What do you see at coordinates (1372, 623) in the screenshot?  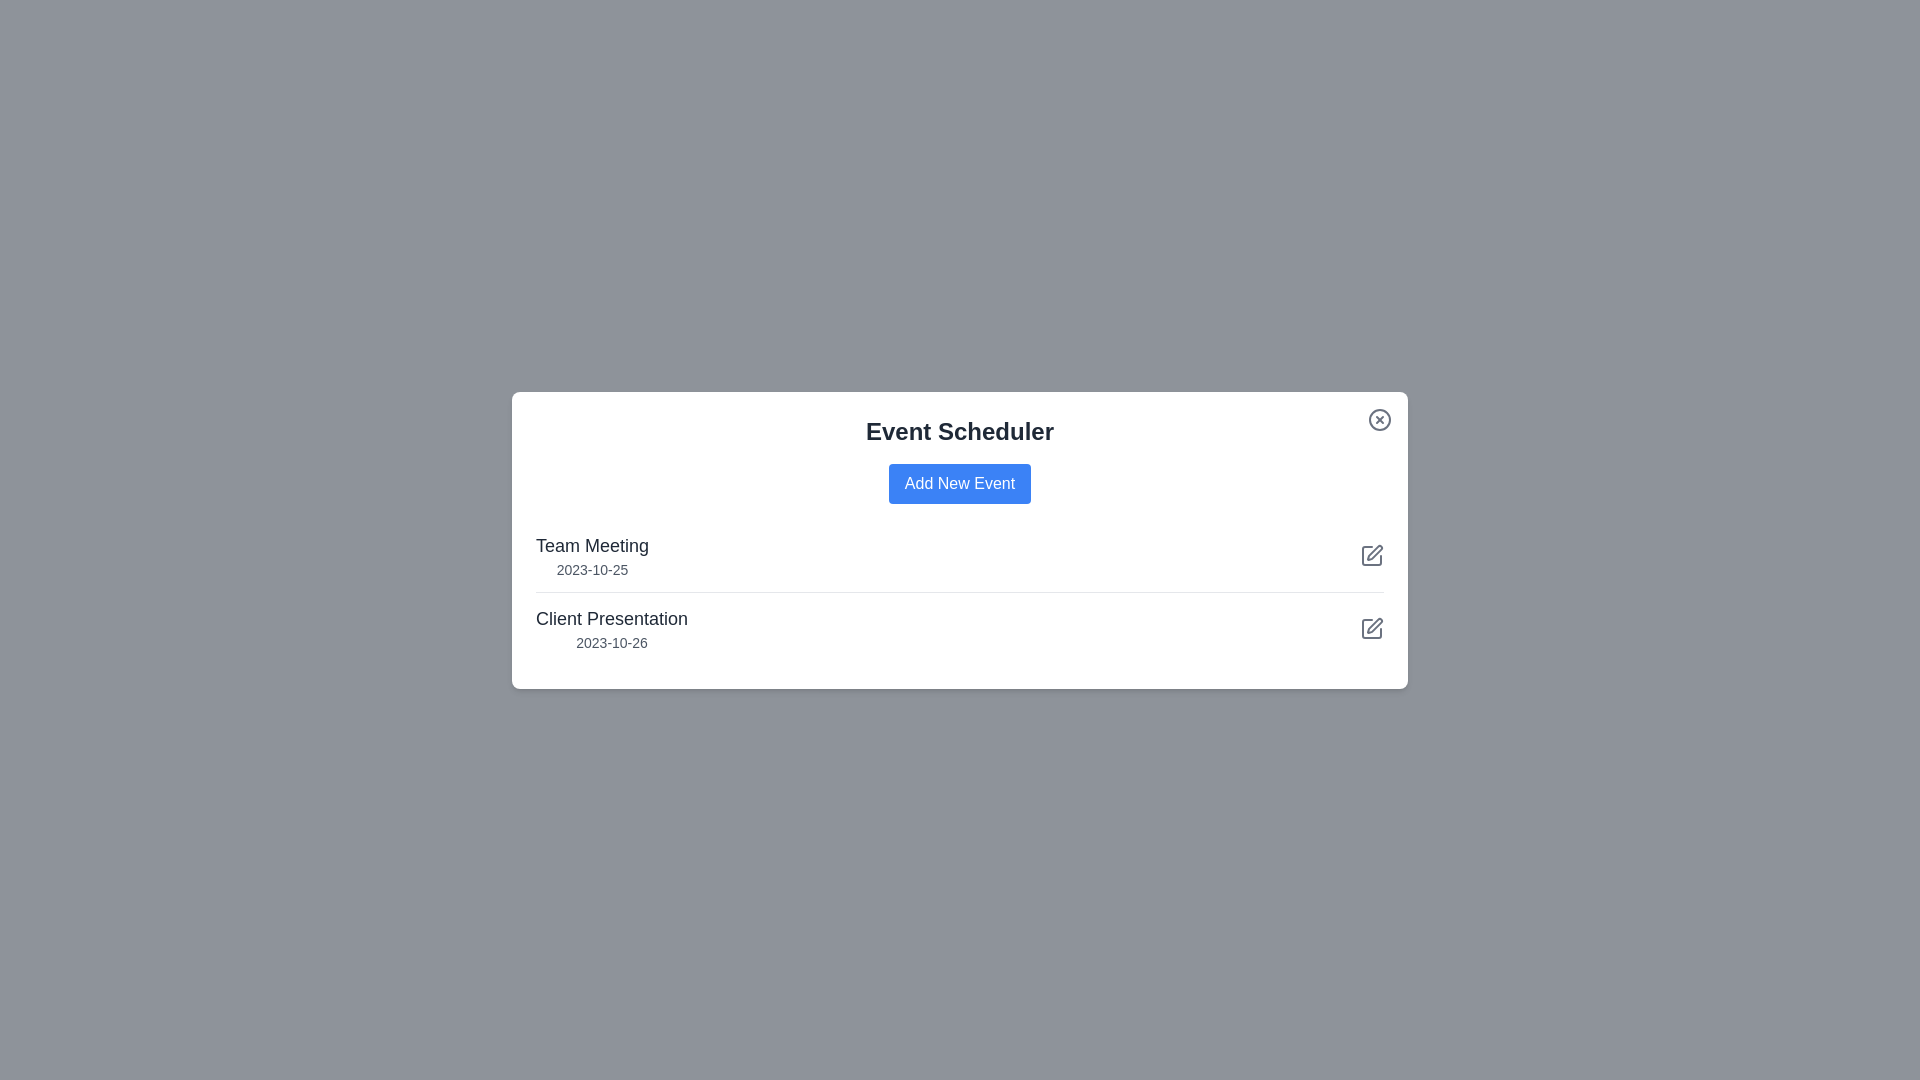 I see `the edit icon button located near the bottom-right corner of the second event row in the event scheduler interface to initiate editing` at bounding box center [1372, 623].